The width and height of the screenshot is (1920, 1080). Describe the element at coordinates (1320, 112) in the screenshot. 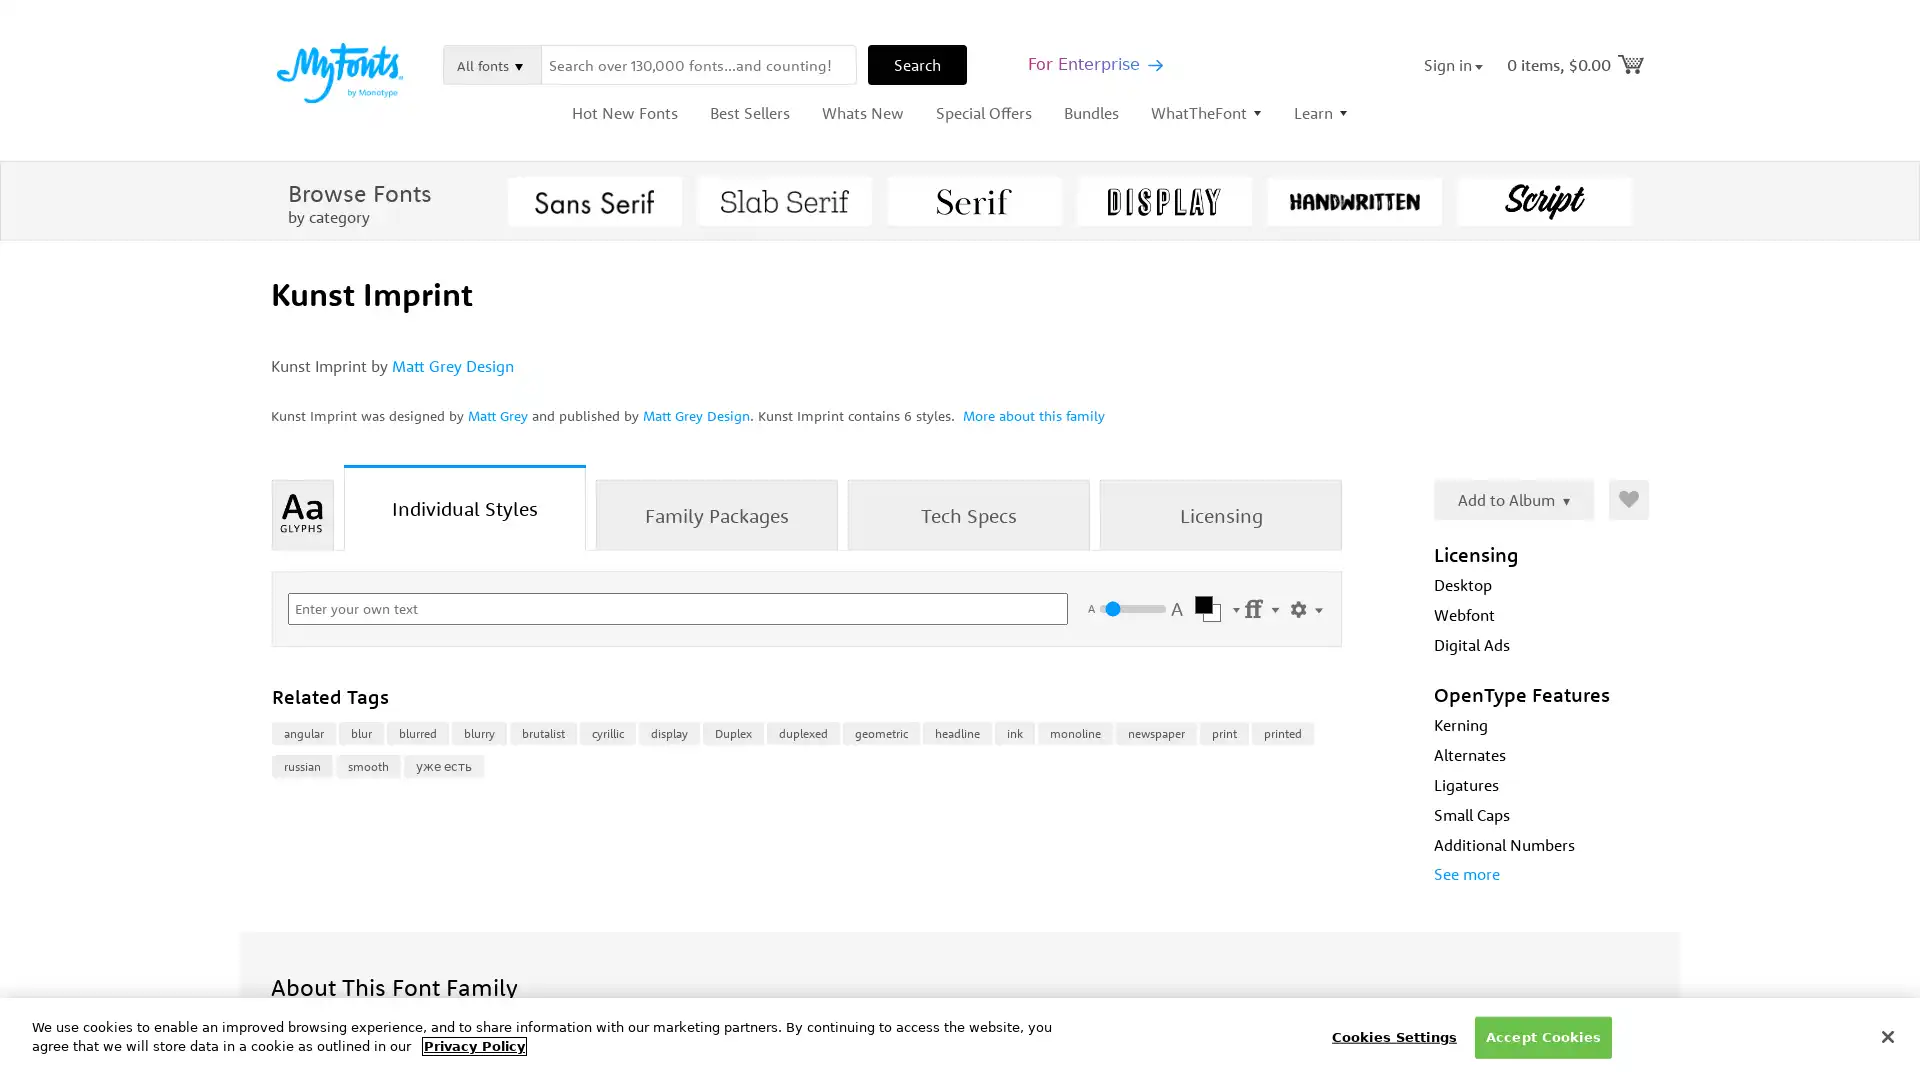

I see `Learn` at that location.